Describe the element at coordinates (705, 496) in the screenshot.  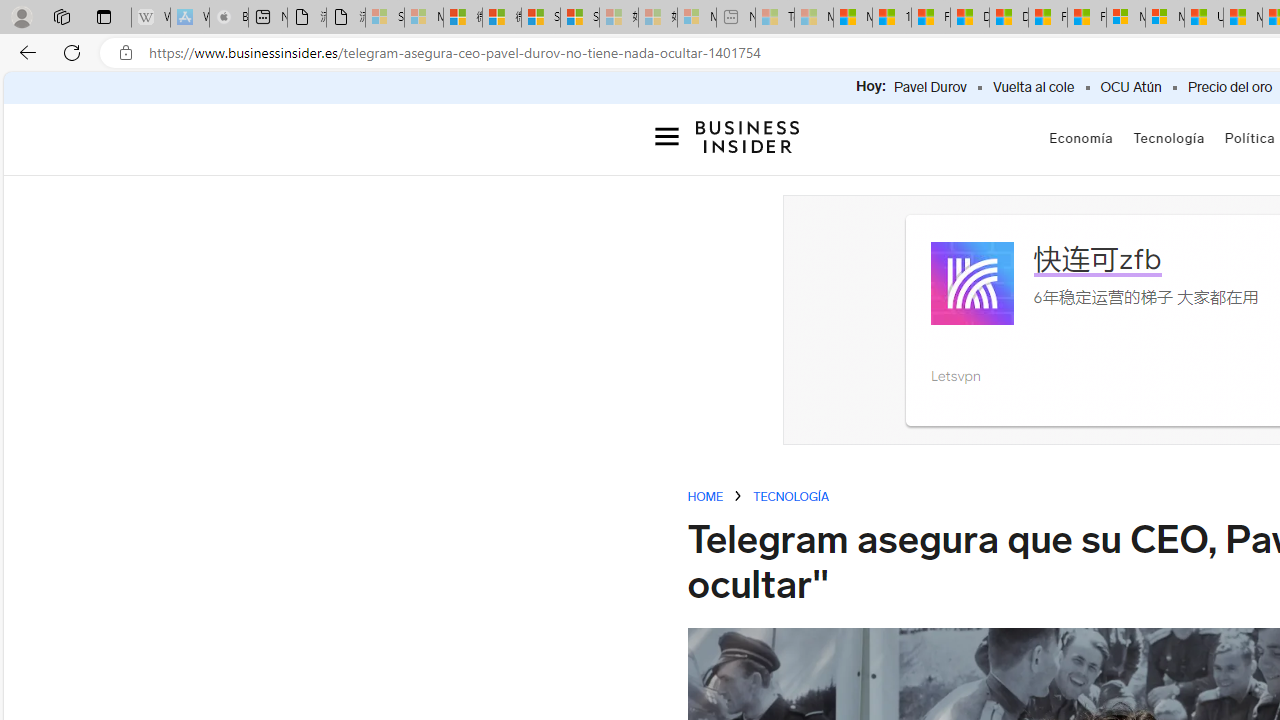
I see `'HOME'` at that location.